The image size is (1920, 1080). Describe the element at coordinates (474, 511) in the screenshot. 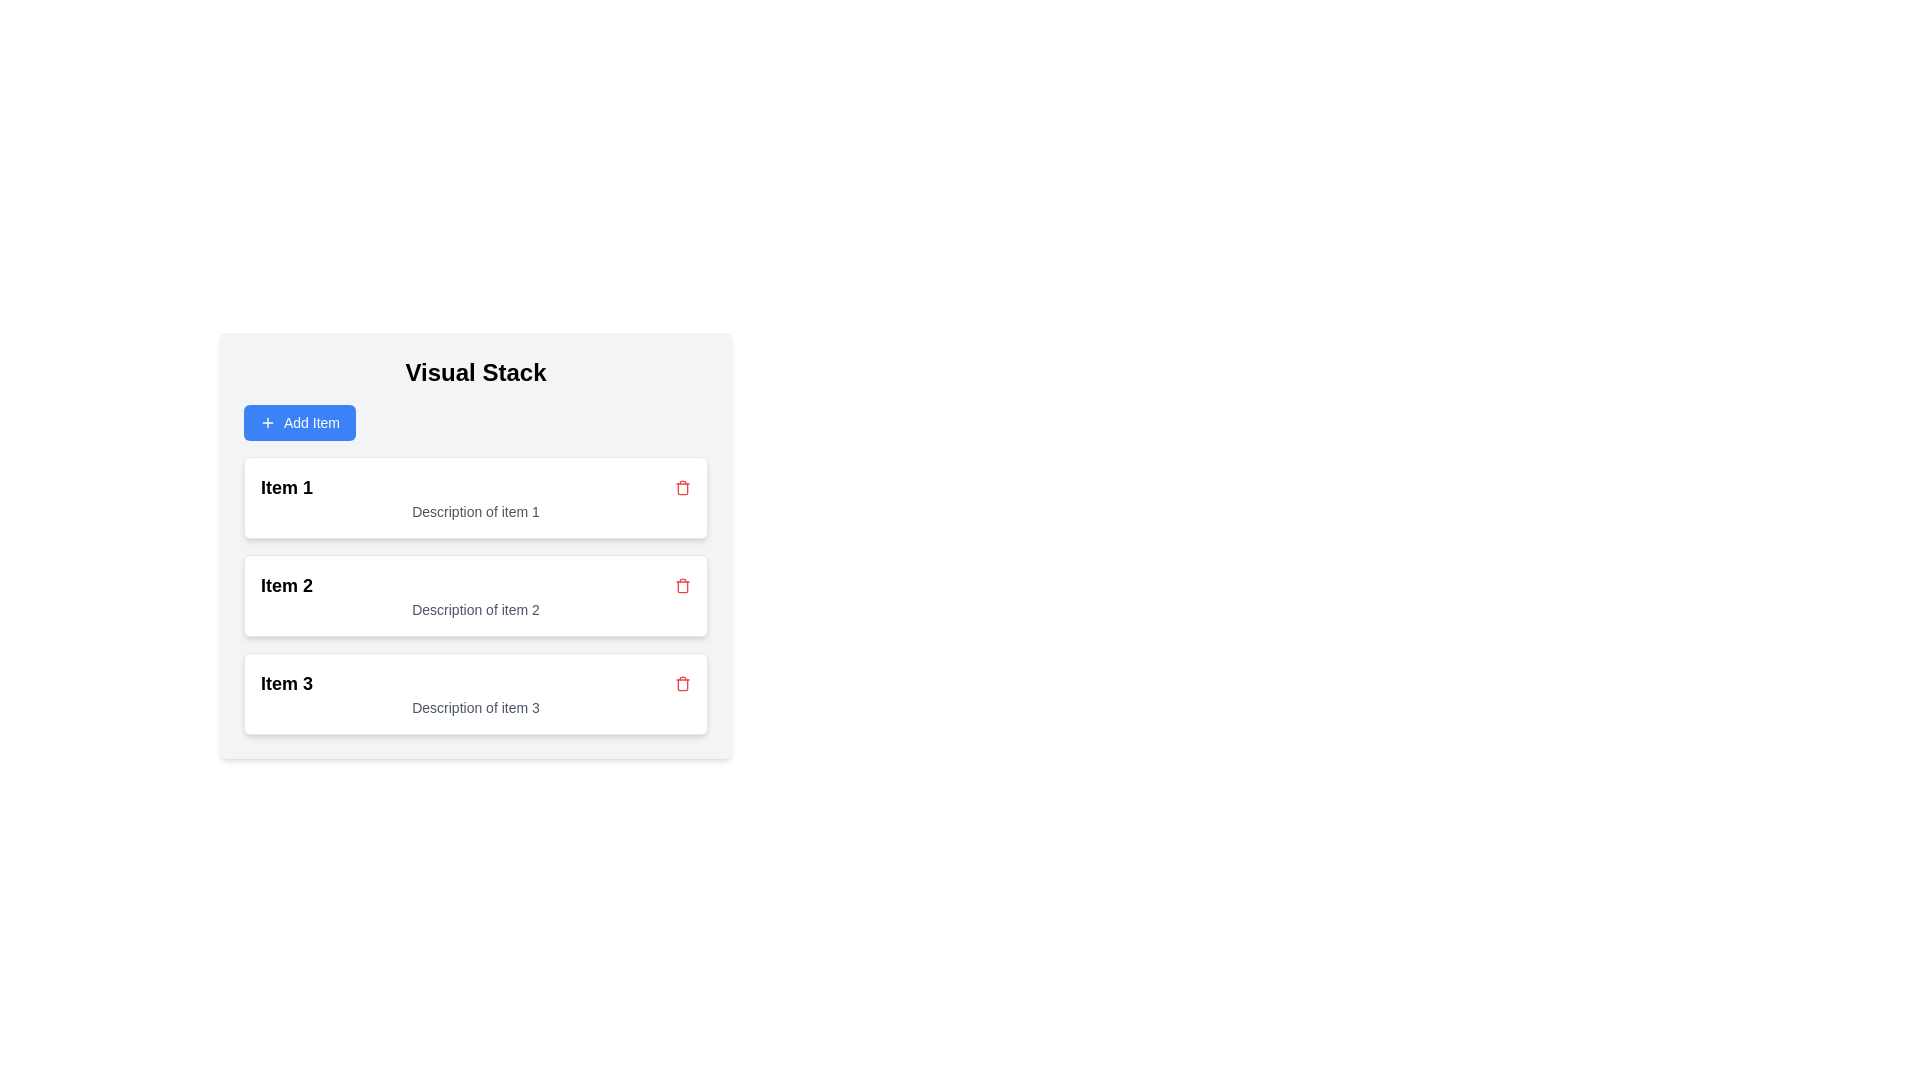

I see `the gray text label located below the title 'Item 1' within the first item box` at that location.